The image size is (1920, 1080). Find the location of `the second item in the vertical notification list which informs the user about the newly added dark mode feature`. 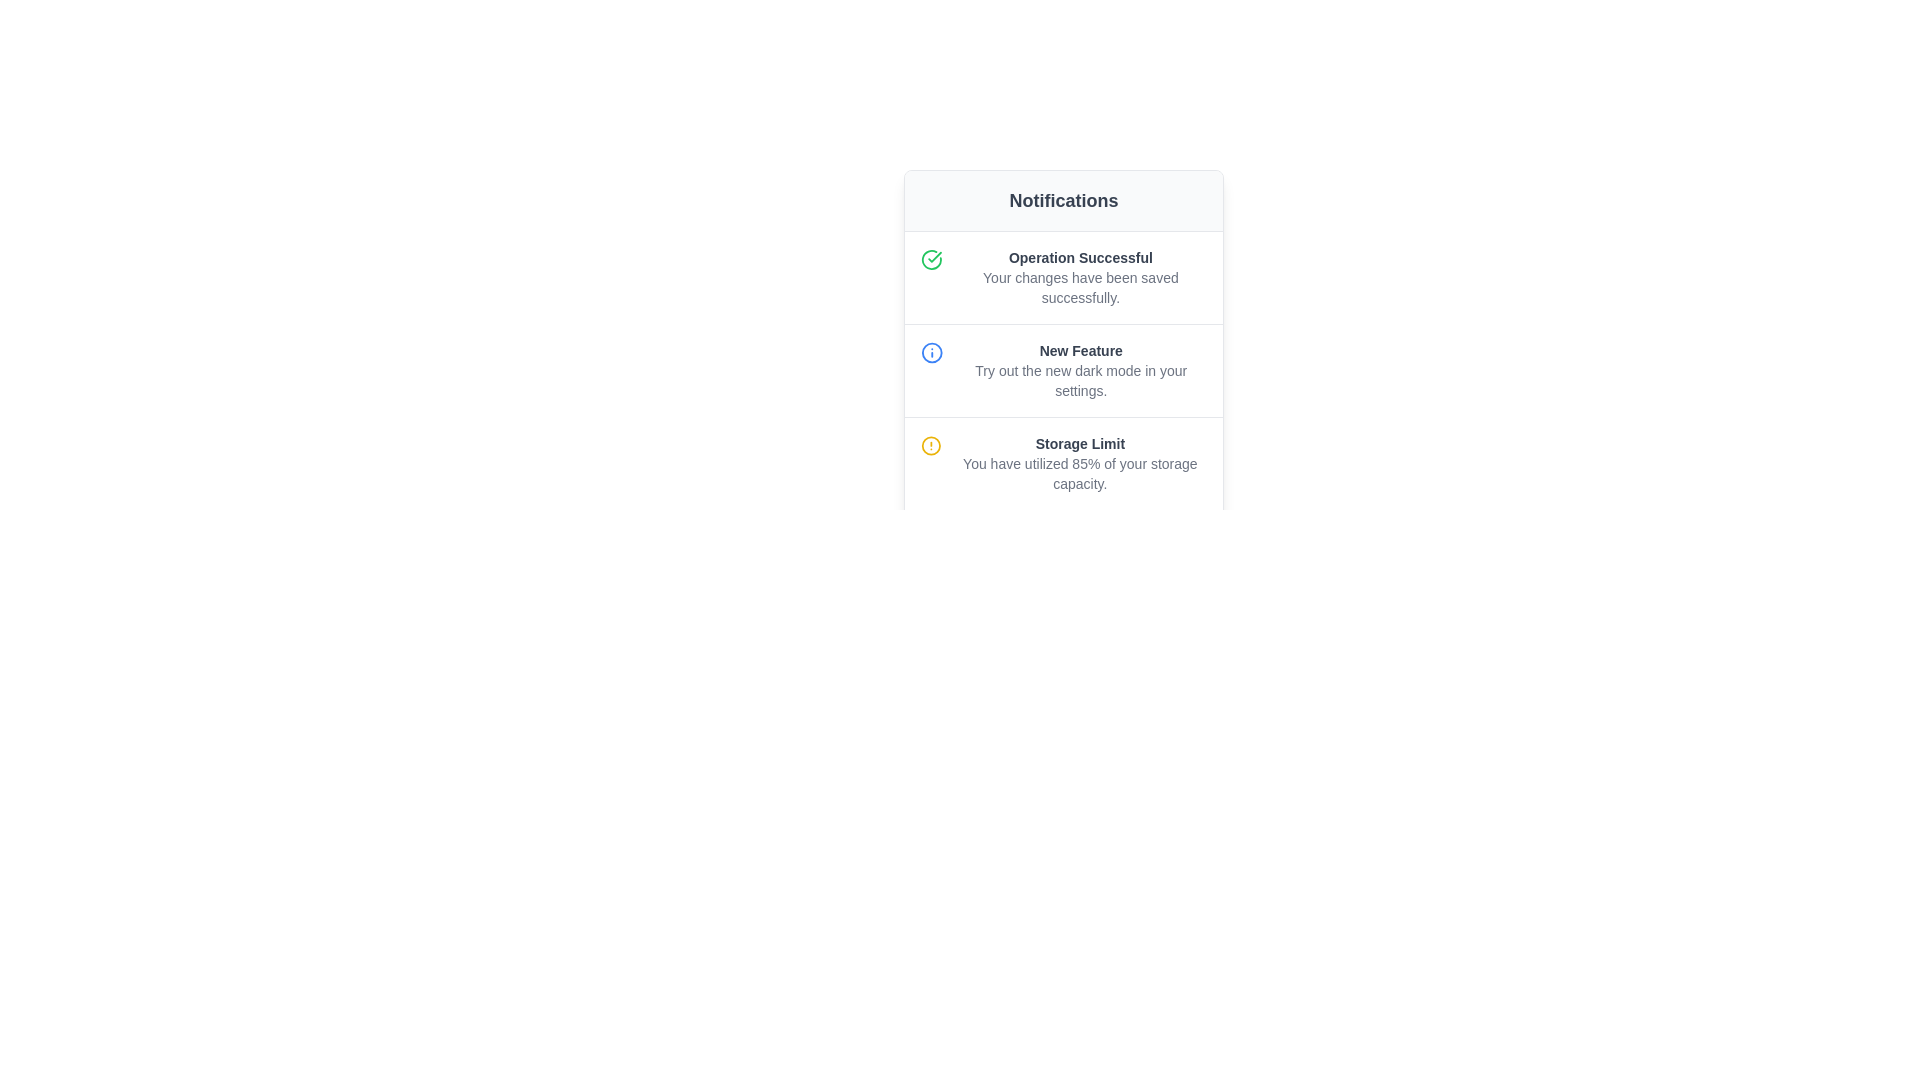

the second item in the vertical notification list which informs the user about the newly added dark mode feature is located at coordinates (1063, 370).